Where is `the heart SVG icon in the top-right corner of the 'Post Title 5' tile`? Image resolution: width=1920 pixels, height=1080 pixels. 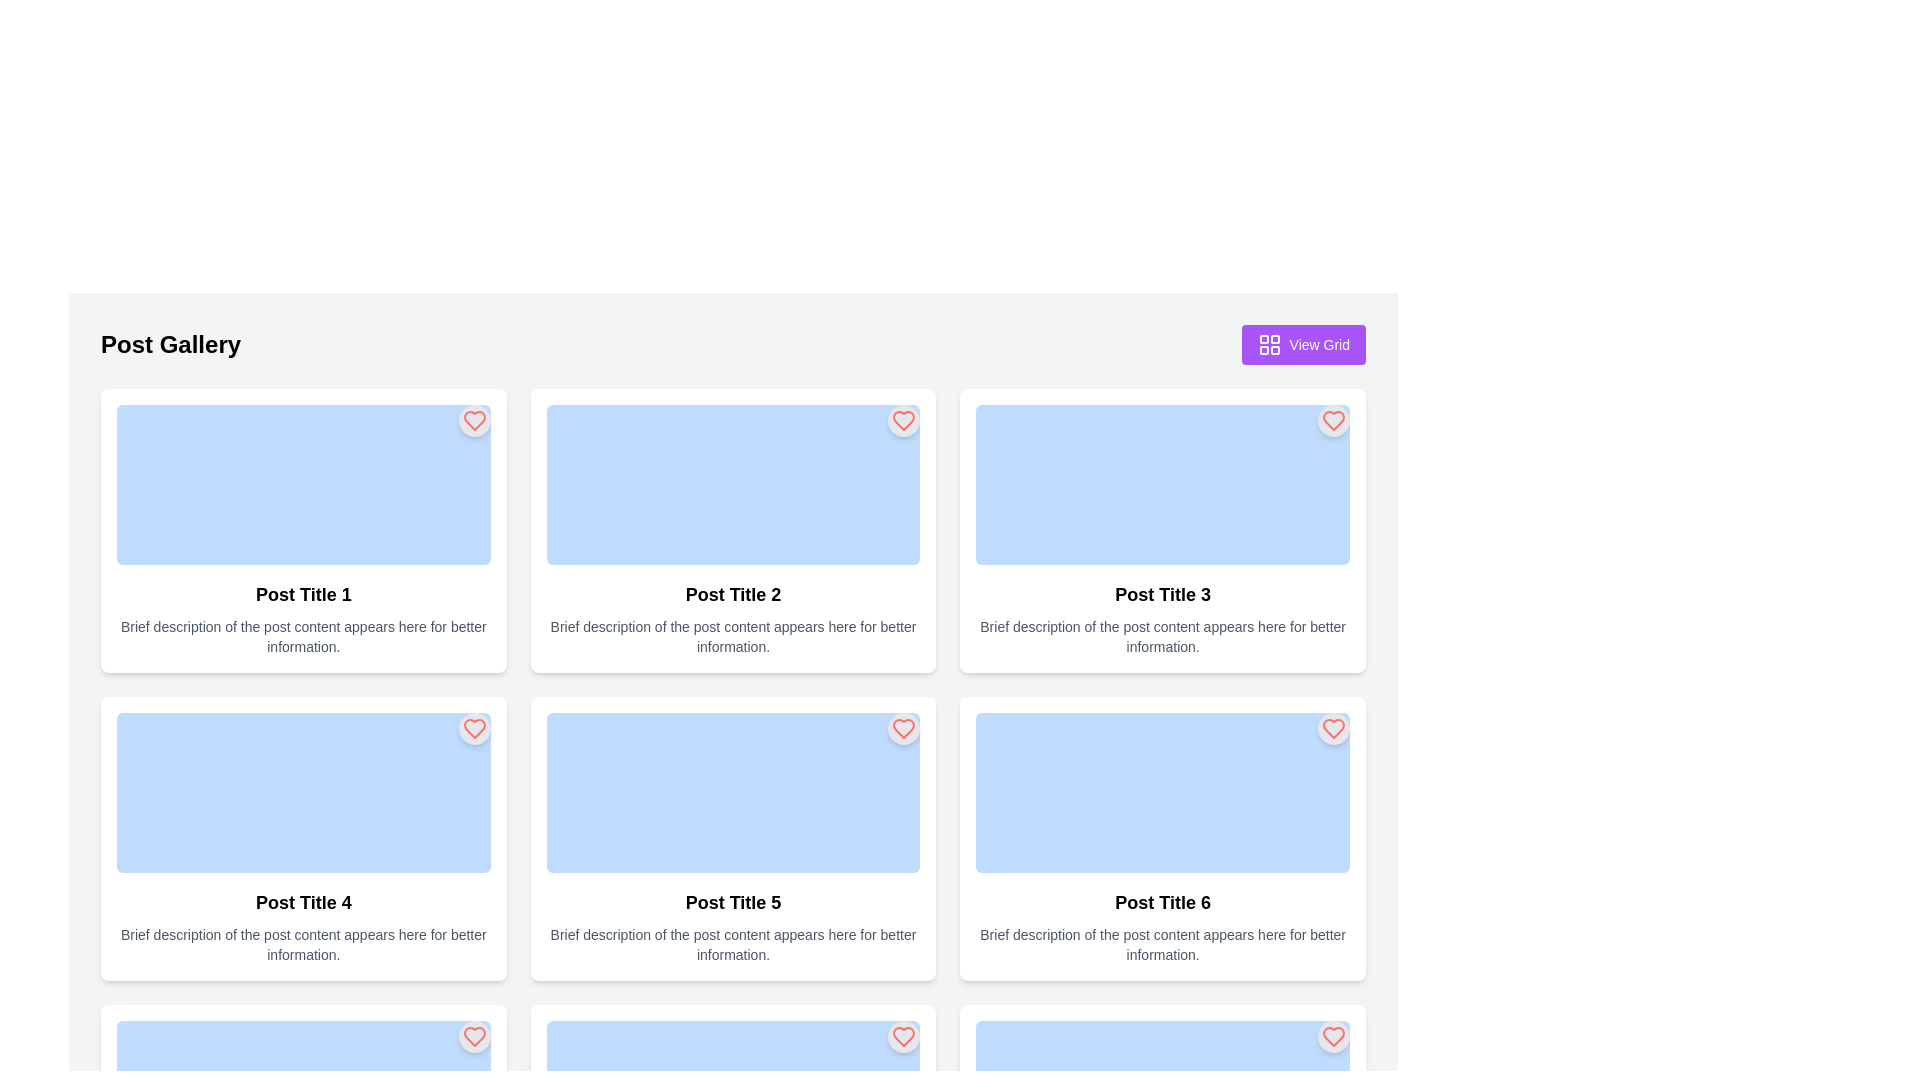 the heart SVG icon in the top-right corner of the 'Post Title 5' tile is located at coordinates (903, 729).